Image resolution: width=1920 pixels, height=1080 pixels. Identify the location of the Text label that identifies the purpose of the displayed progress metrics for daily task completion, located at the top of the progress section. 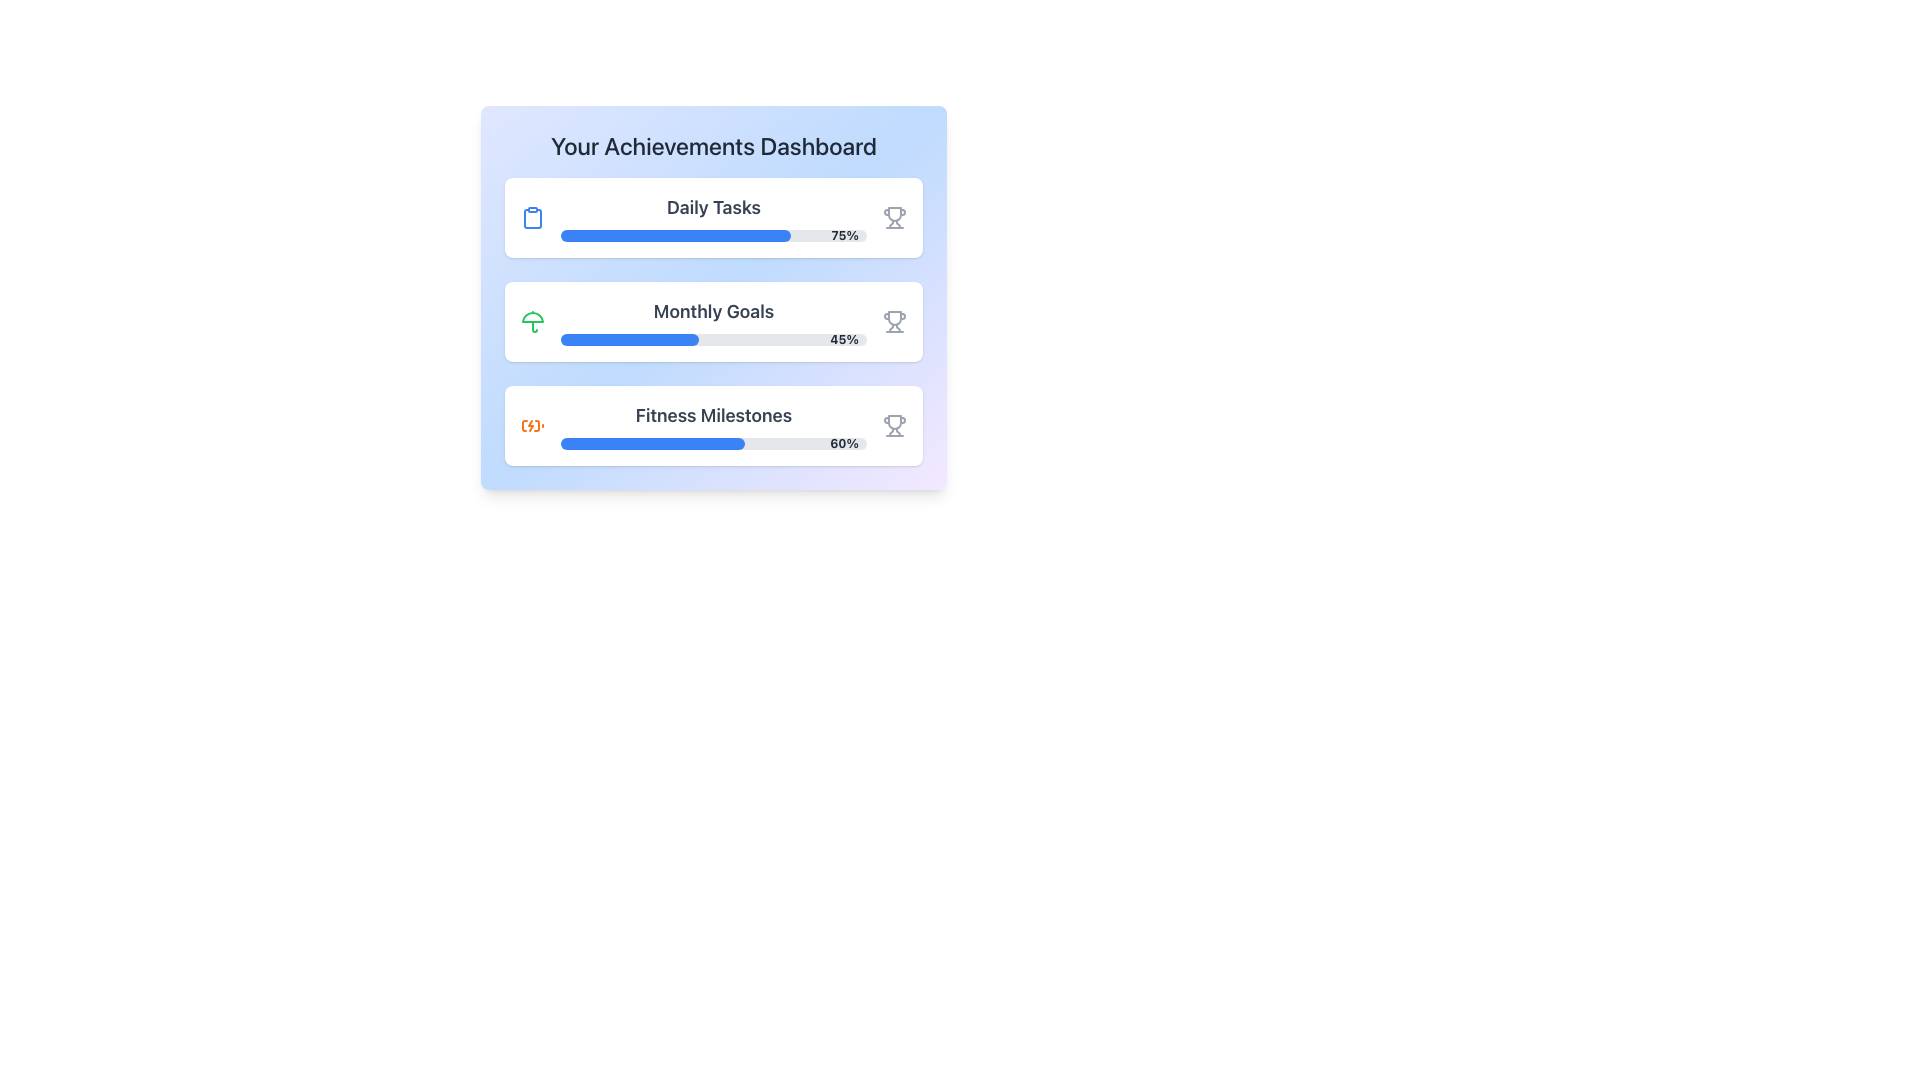
(714, 208).